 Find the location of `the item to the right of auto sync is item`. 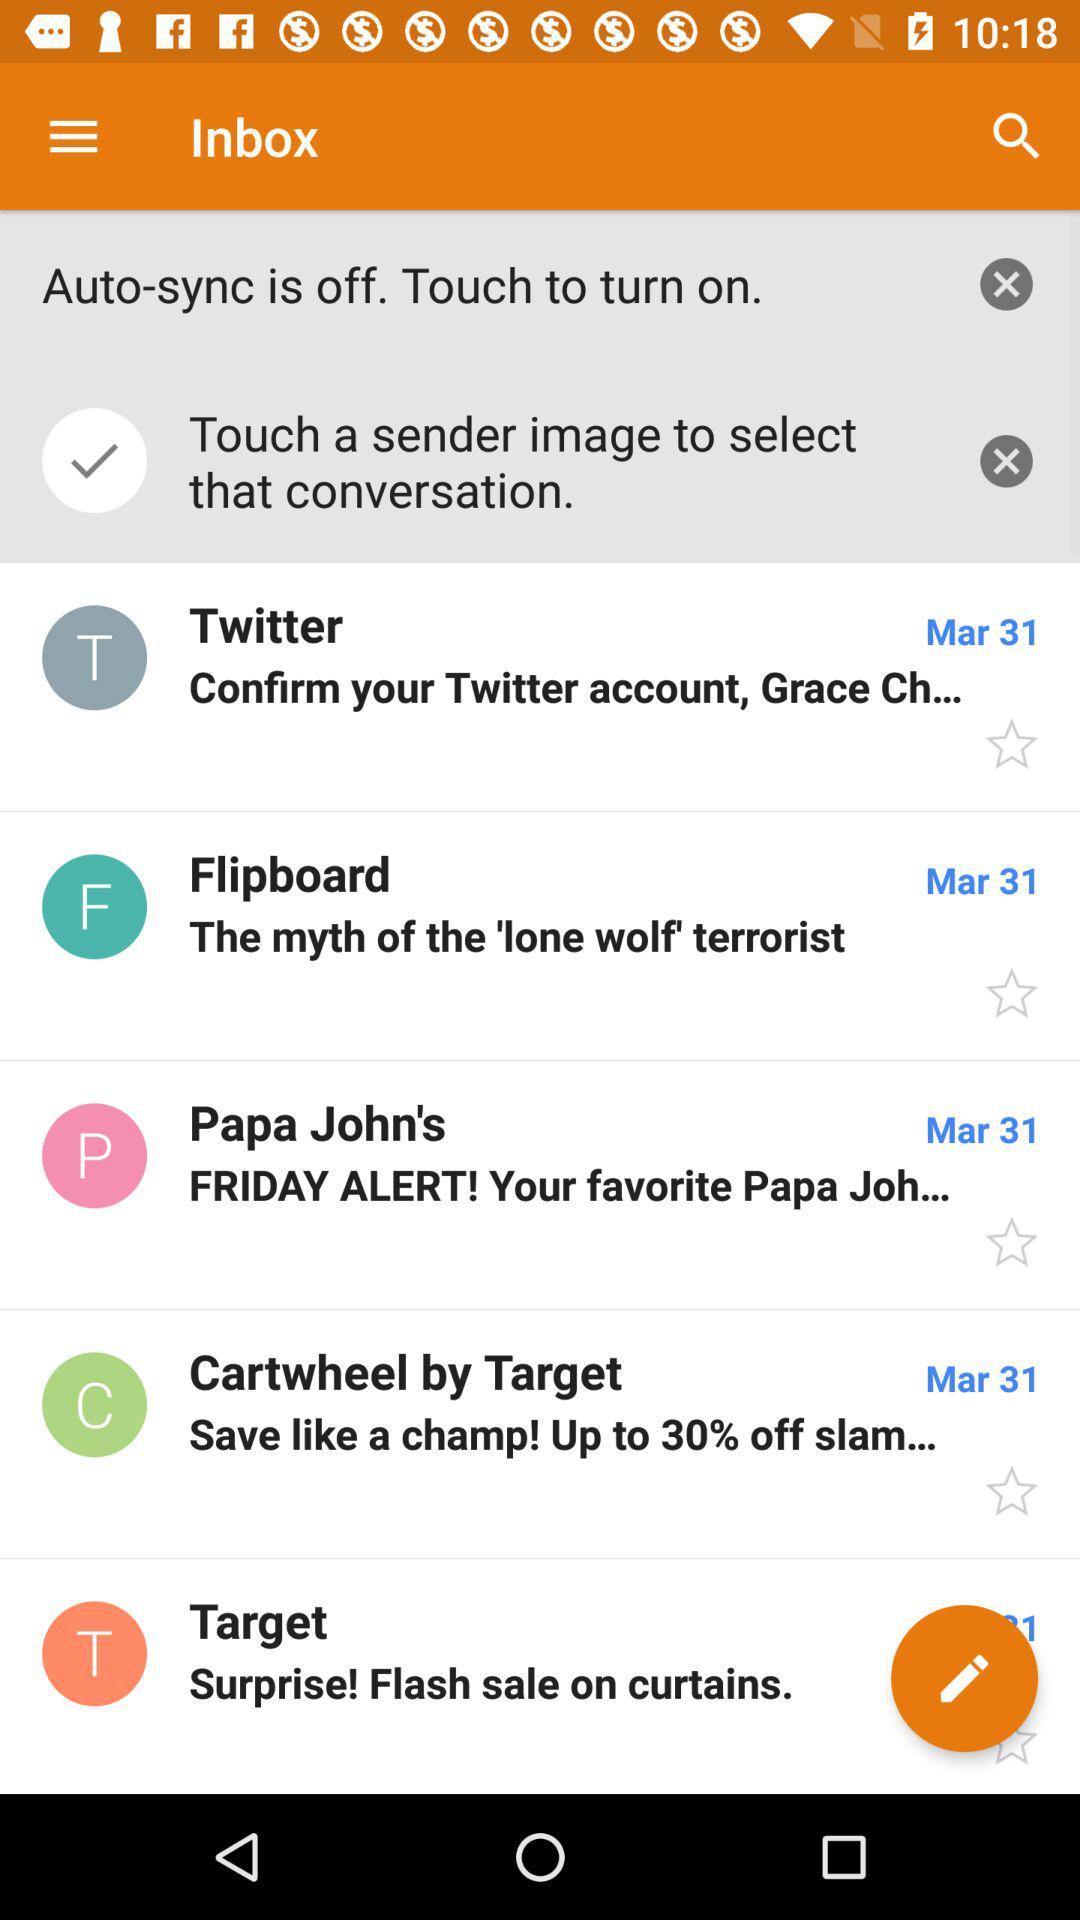

the item to the right of auto sync is item is located at coordinates (1017, 135).